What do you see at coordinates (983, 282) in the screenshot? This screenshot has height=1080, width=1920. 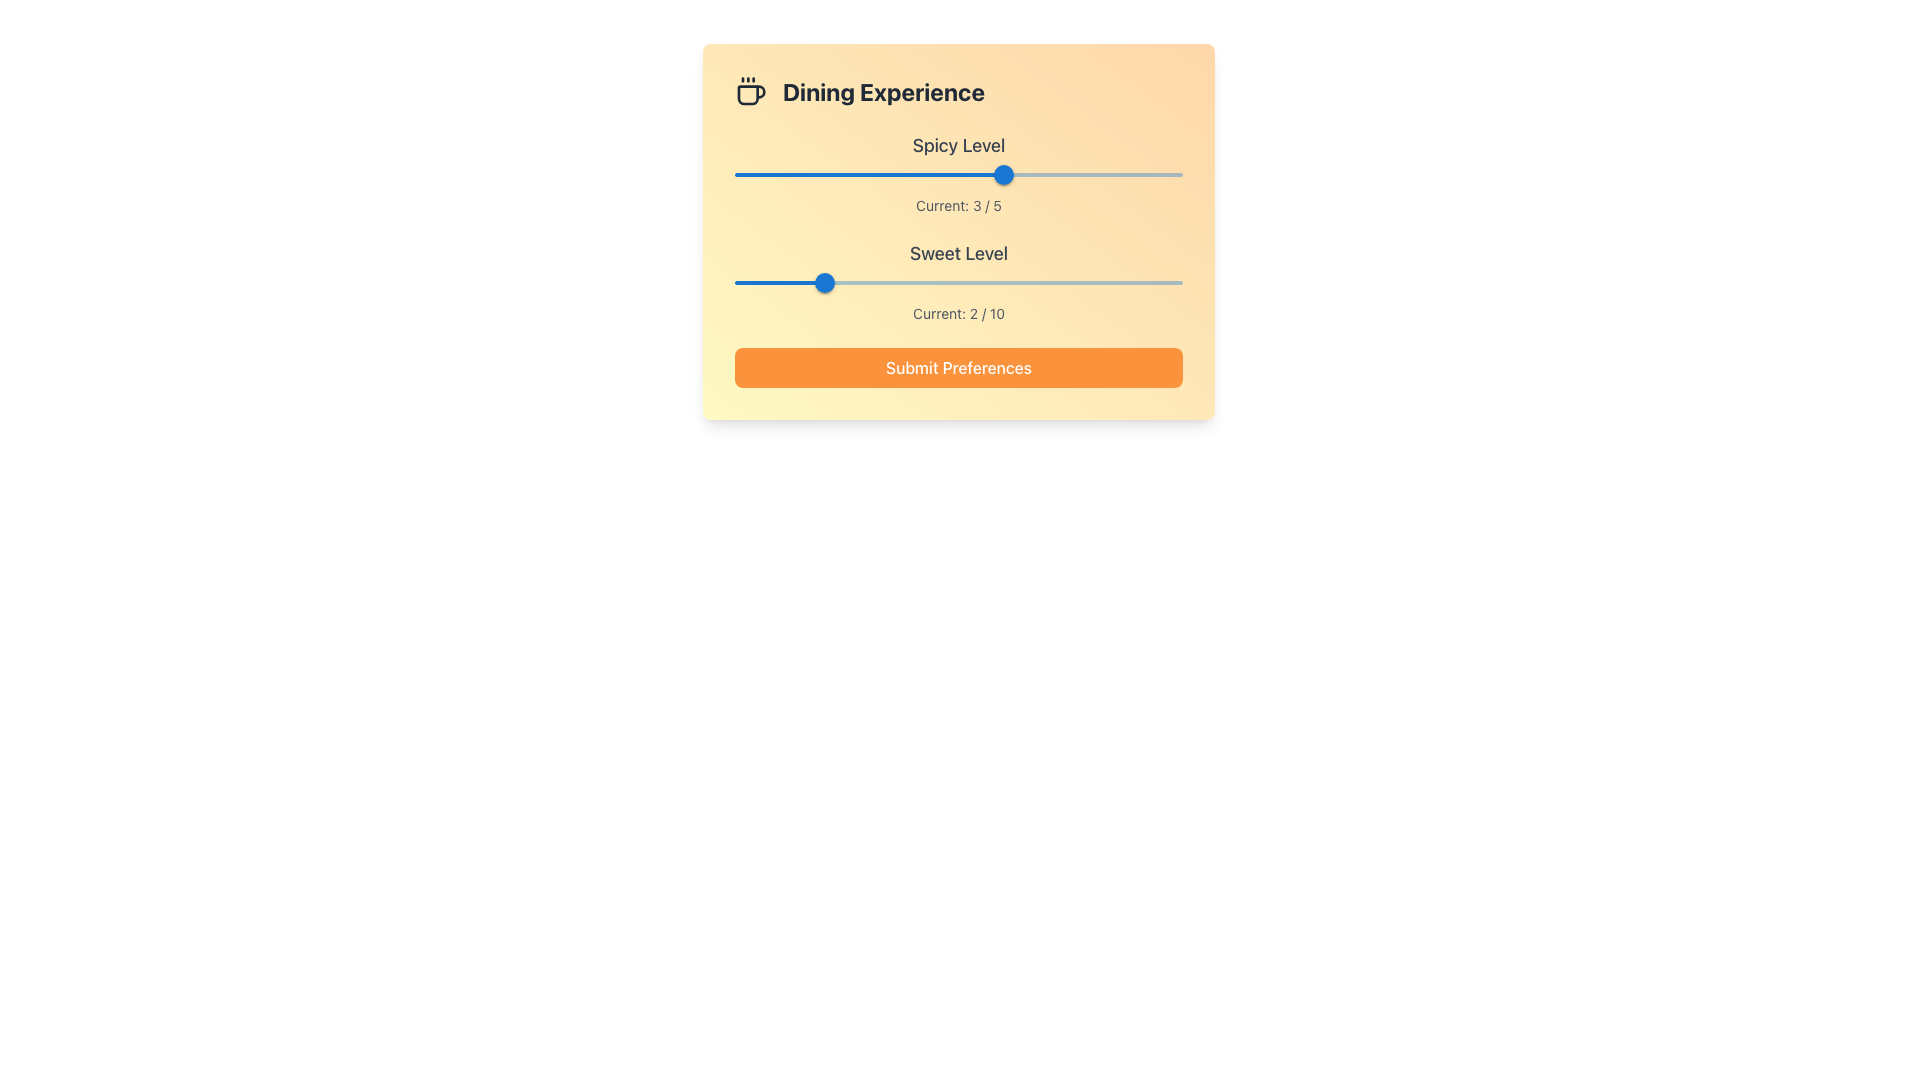 I see `the sweet level` at bounding box center [983, 282].